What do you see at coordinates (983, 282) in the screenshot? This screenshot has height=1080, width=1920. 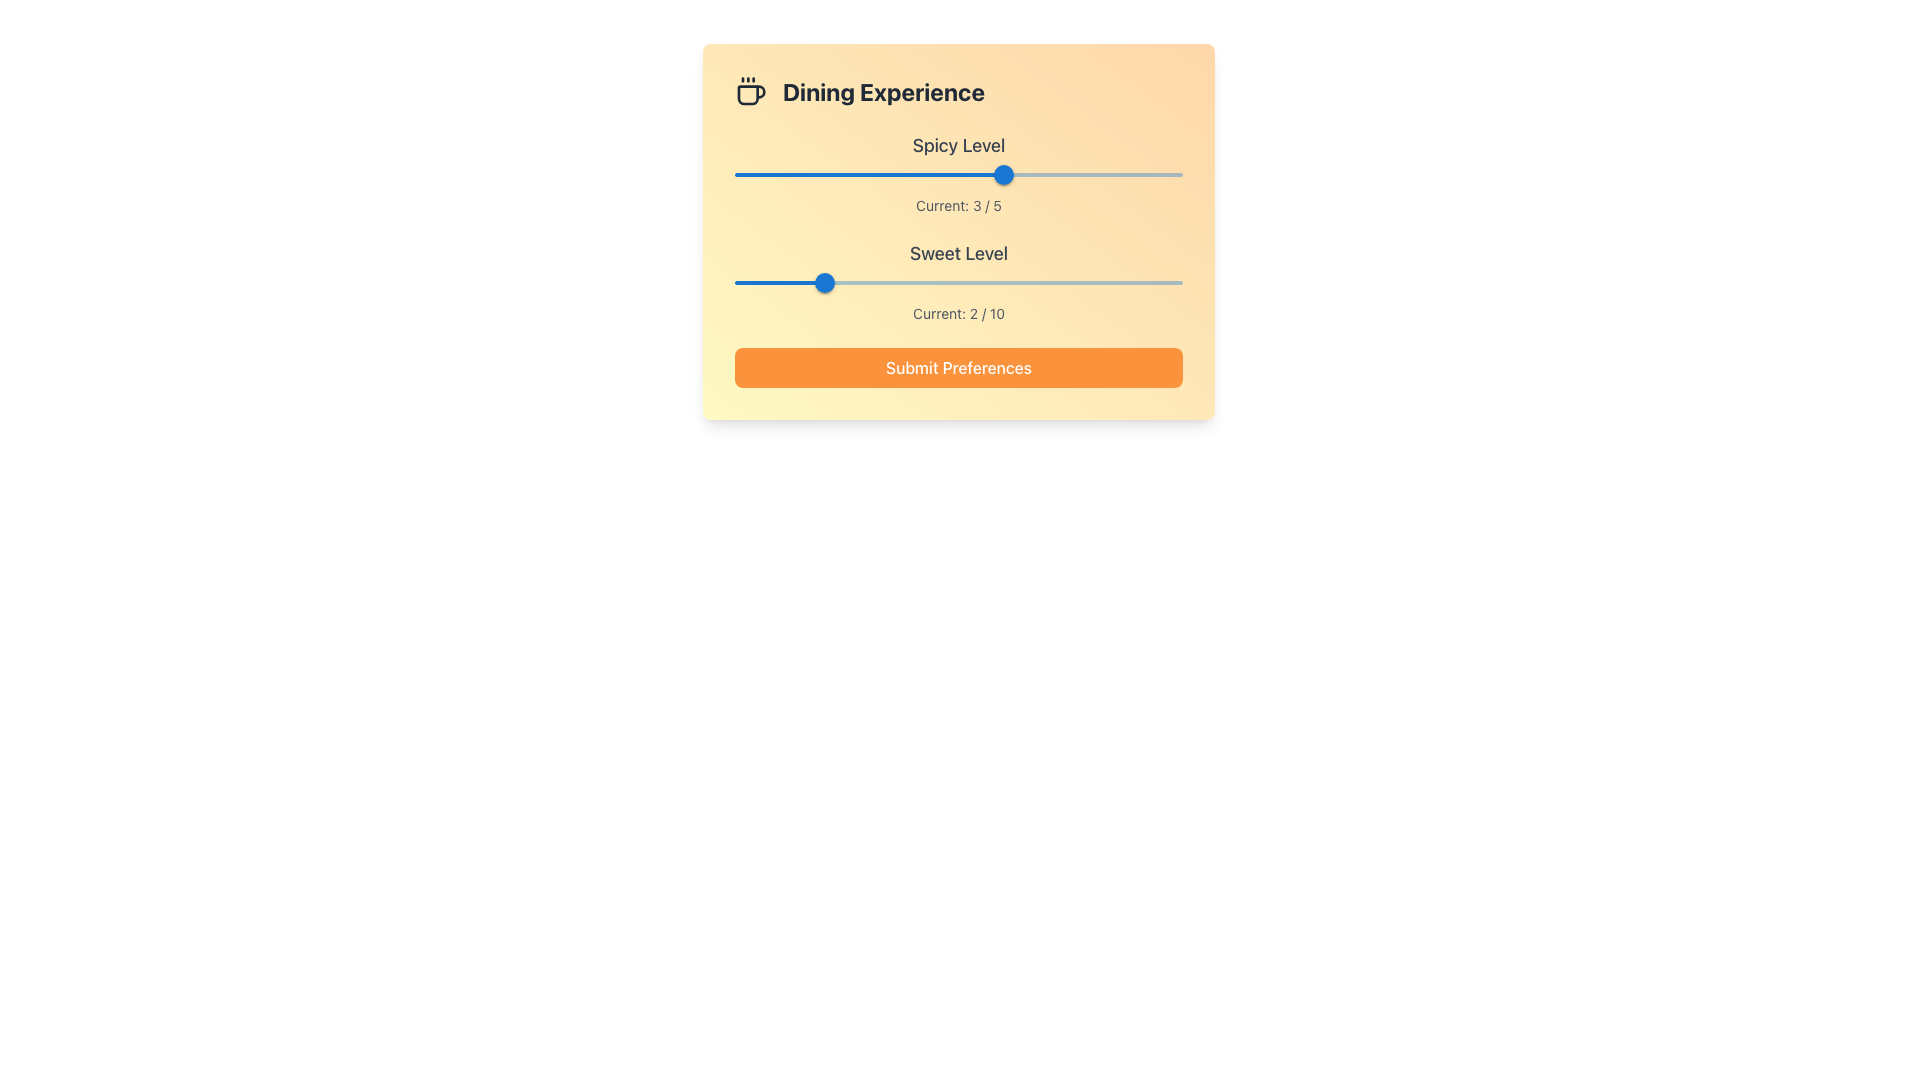 I see `the sweet level` at bounding box center [983, 282].